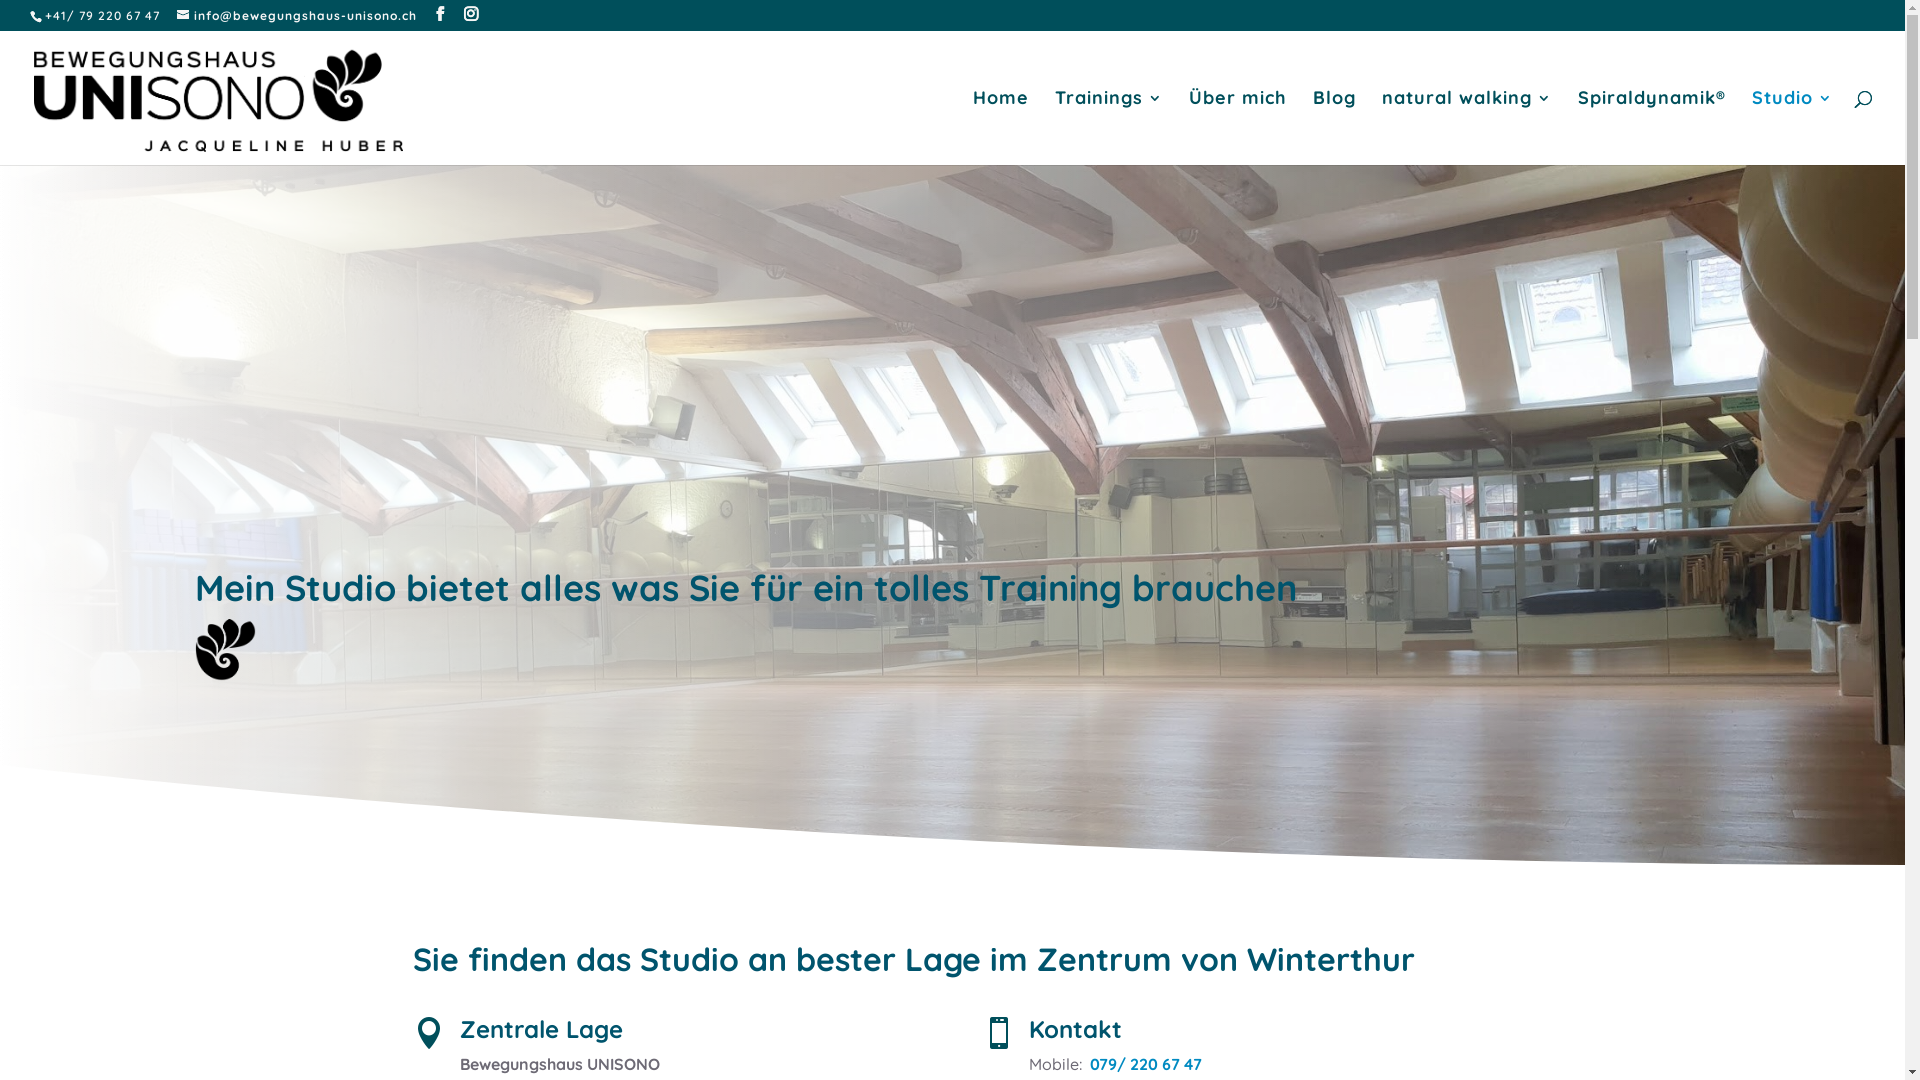 The width and height of the screenshot is (1920, 1080). Describe the element at coordinates (296, 15) in the screenshot. I see `'info@bewegungshaus-unisono.ch'` at that location.